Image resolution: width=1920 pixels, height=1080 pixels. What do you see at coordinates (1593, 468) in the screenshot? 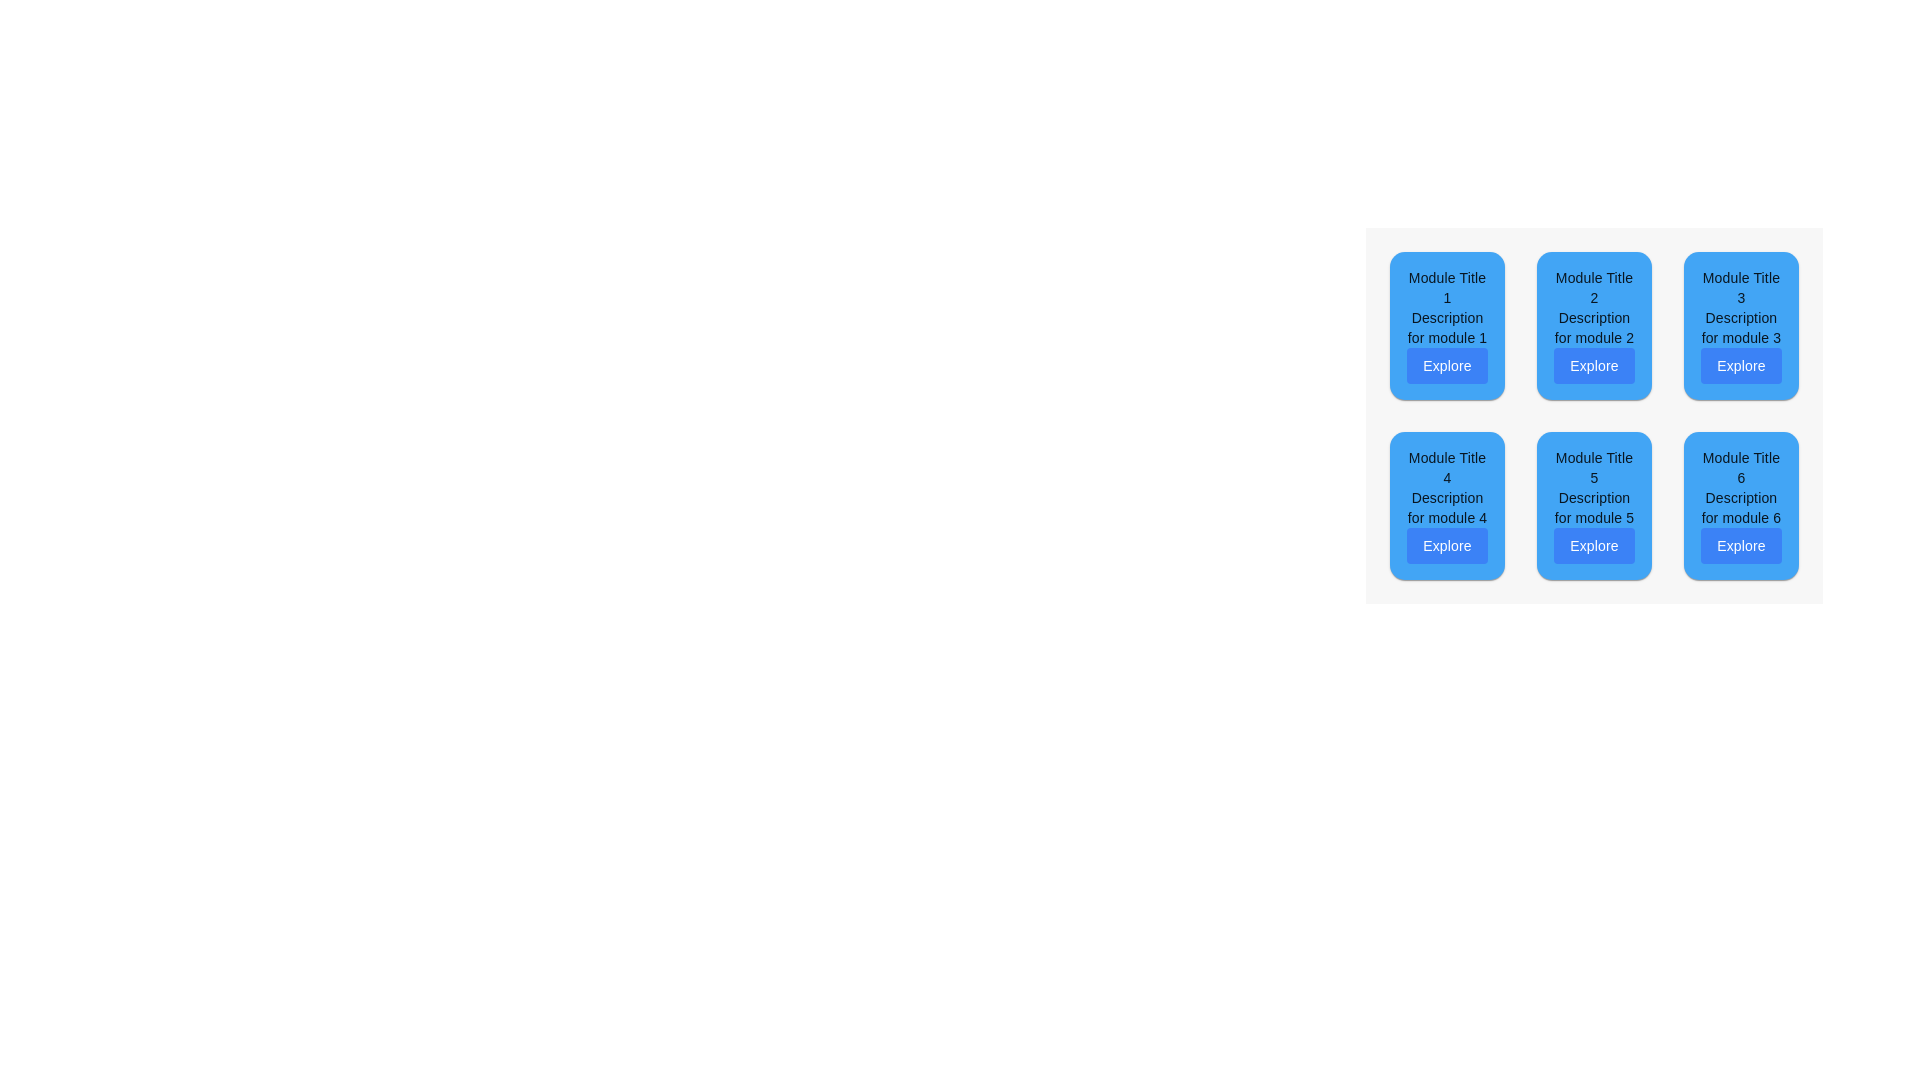
I see `the static text label element displaying 'Module Title 5', which is positioned at the top of the second card in the six-card grid layout` at bounding box center [1593, 468].